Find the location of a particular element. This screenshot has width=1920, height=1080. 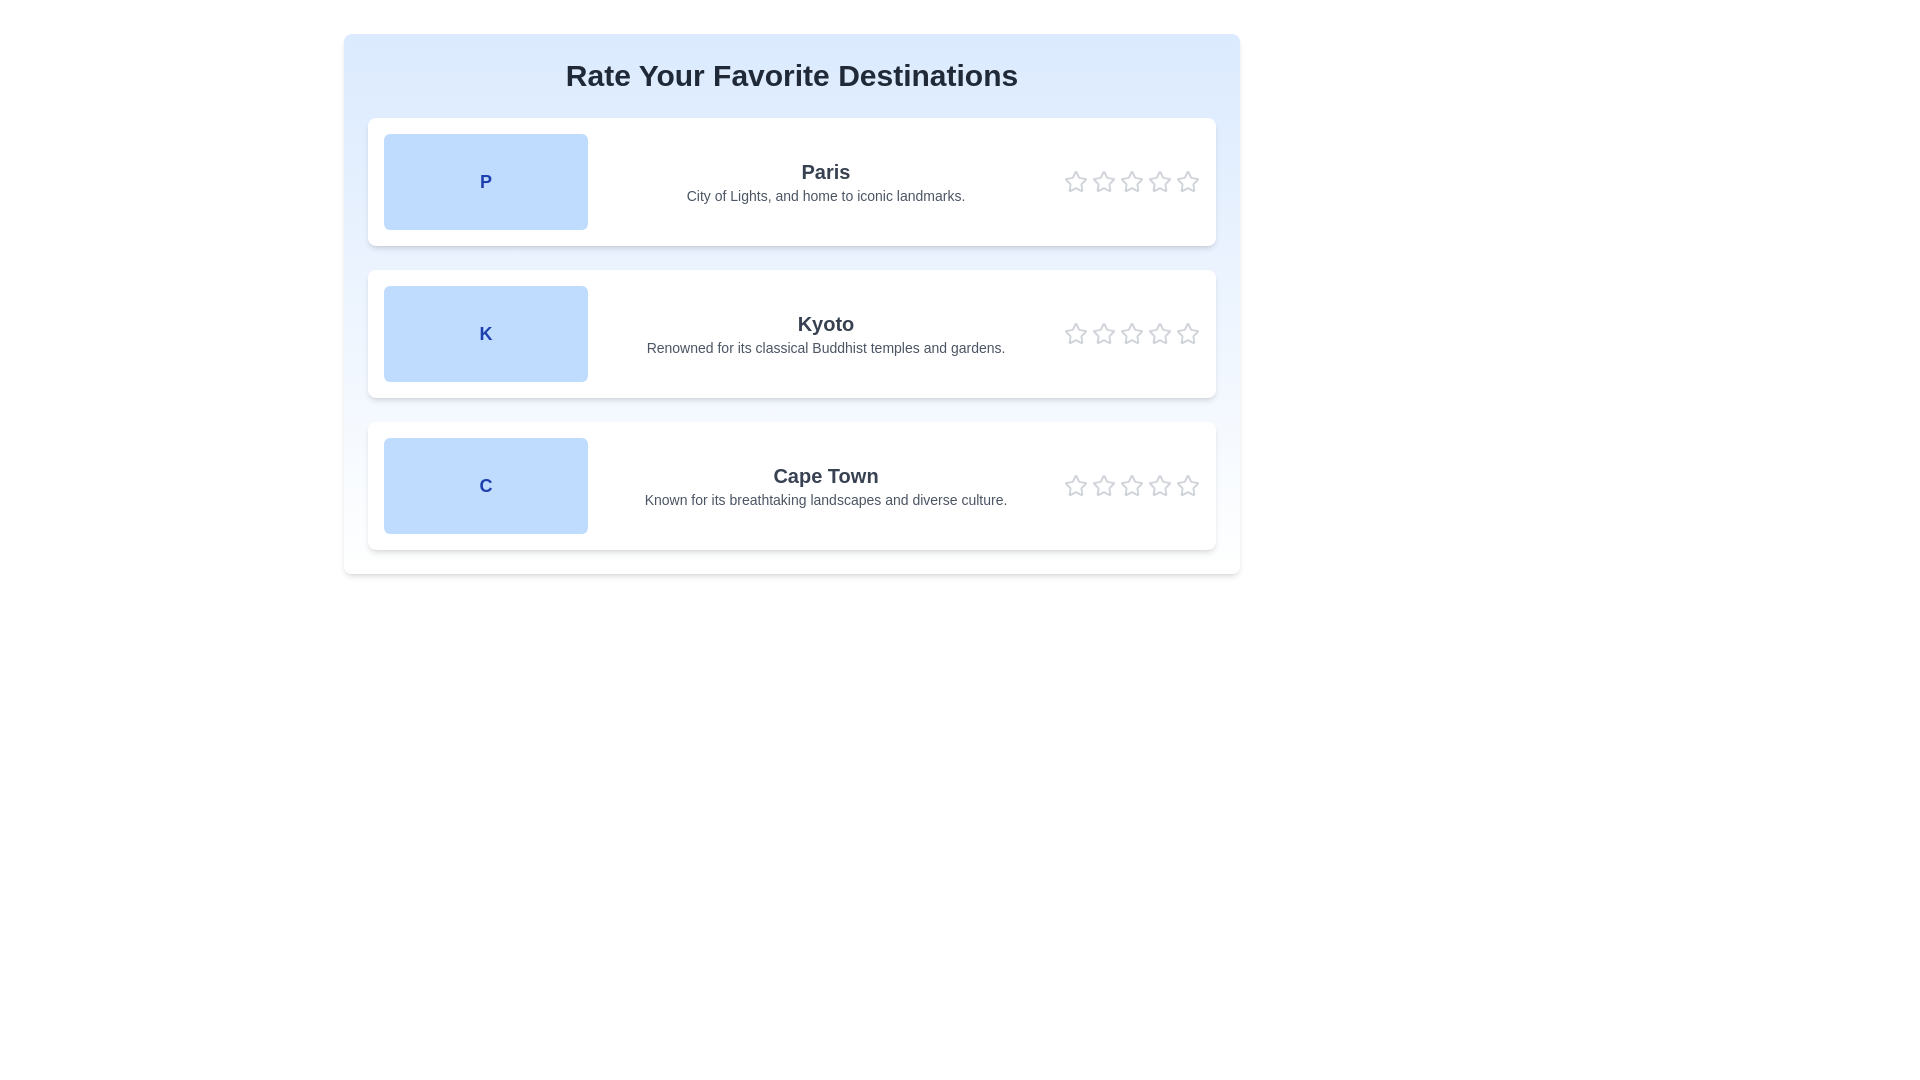

the first star icon in the rating section is located at coordinates (1074, 181).